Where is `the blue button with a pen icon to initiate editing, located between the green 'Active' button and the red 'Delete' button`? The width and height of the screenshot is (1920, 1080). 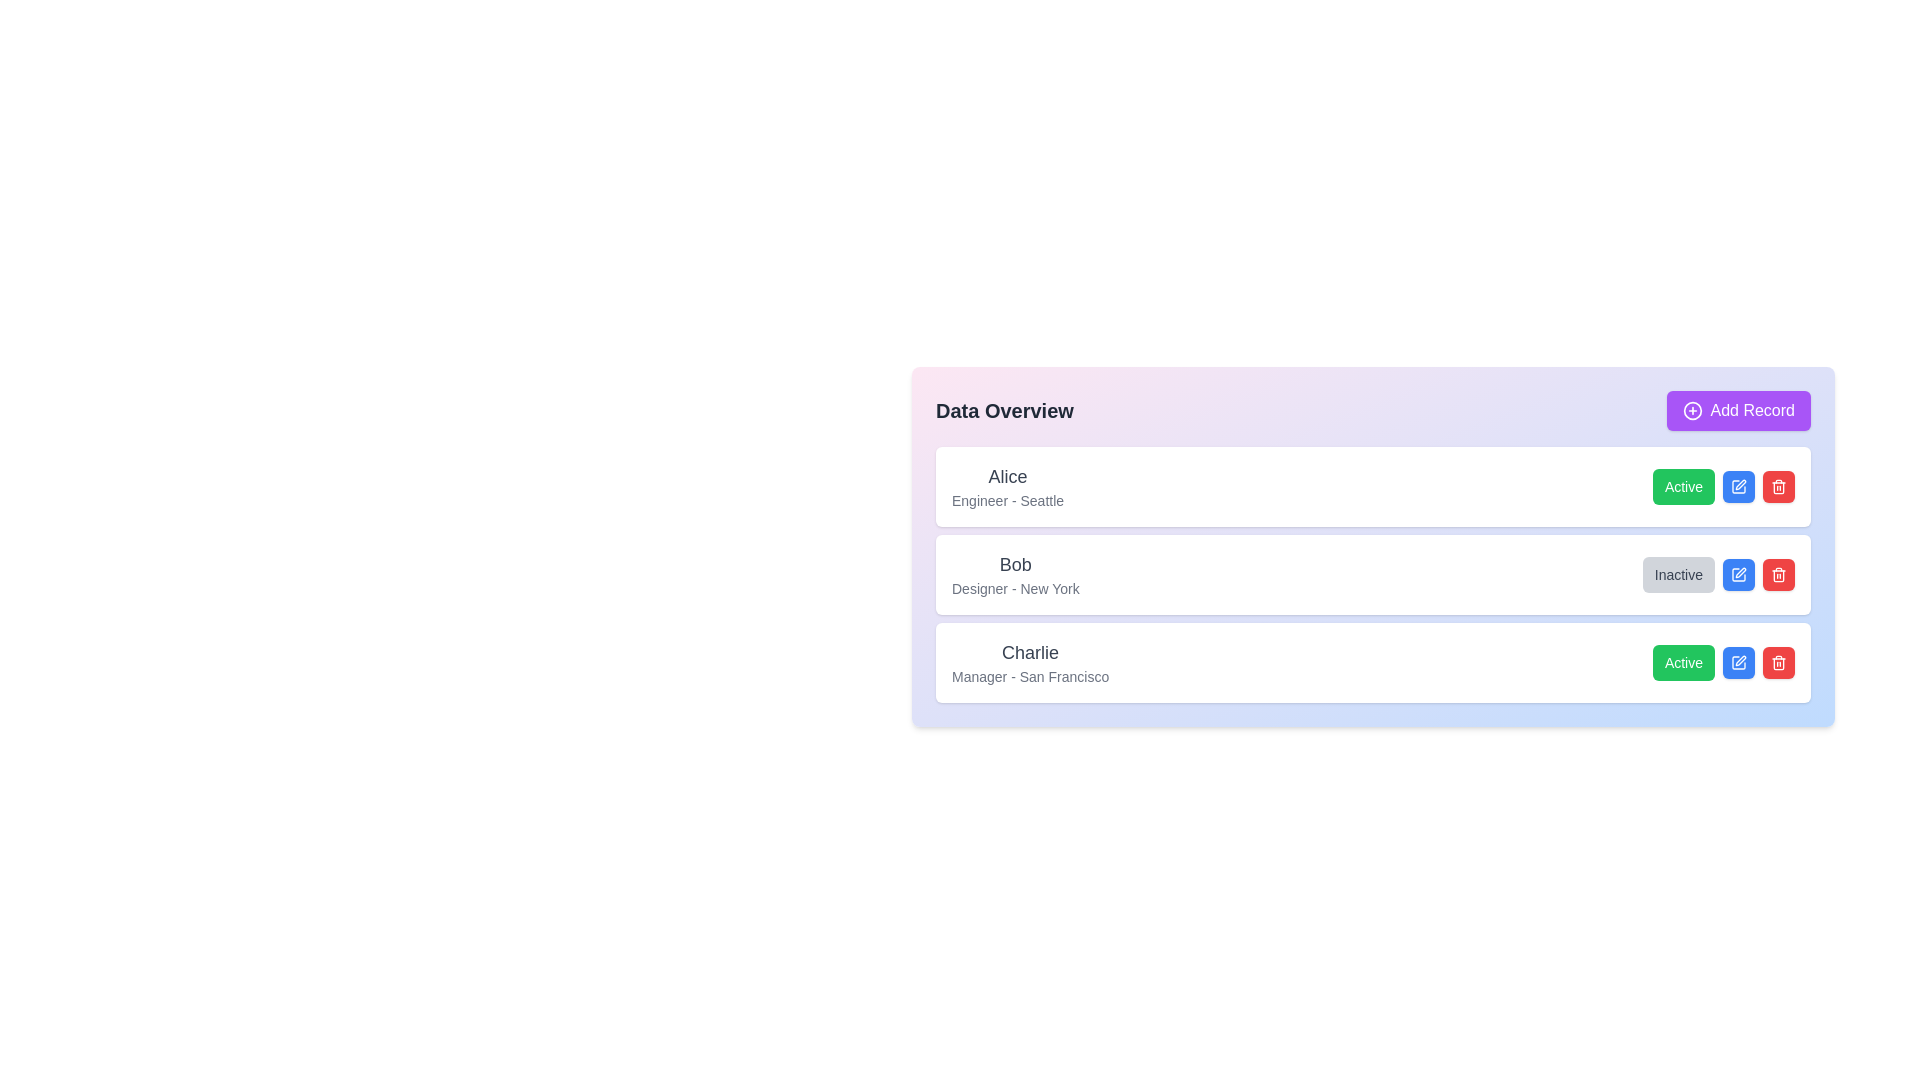
the blue button with a pen icon to initiate editing, located between the green 'Active' button and the red 'Delete' button is located at coordinates (1737, 486).